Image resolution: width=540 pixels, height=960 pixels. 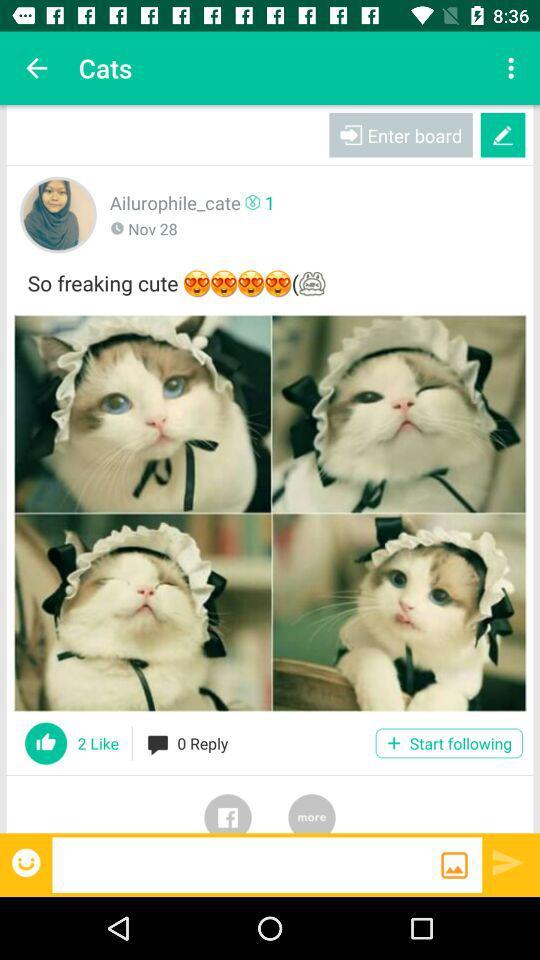 What do you see at coordinates (226, 804) in the screenshot?
I see `share to facebook` at bounding box center [226, 804].